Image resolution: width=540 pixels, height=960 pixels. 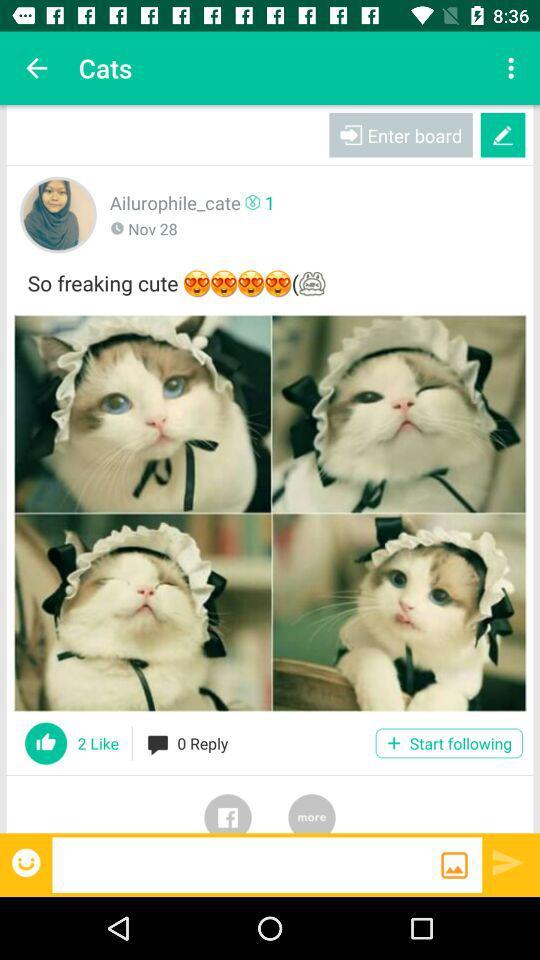 What do you see at coordinates (226, 804) in the screenshot?
I see `share to facebook` at bounding box center [226, 804].